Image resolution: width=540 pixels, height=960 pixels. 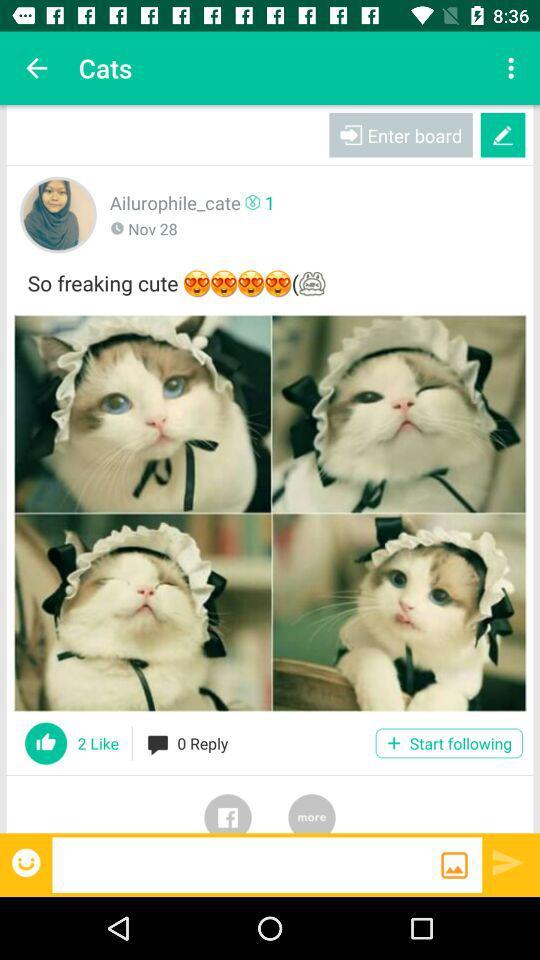 What do you see at coordinates (226, 804) in the screenshot?
I see `share to facebook` at bounding box center [226, 804].